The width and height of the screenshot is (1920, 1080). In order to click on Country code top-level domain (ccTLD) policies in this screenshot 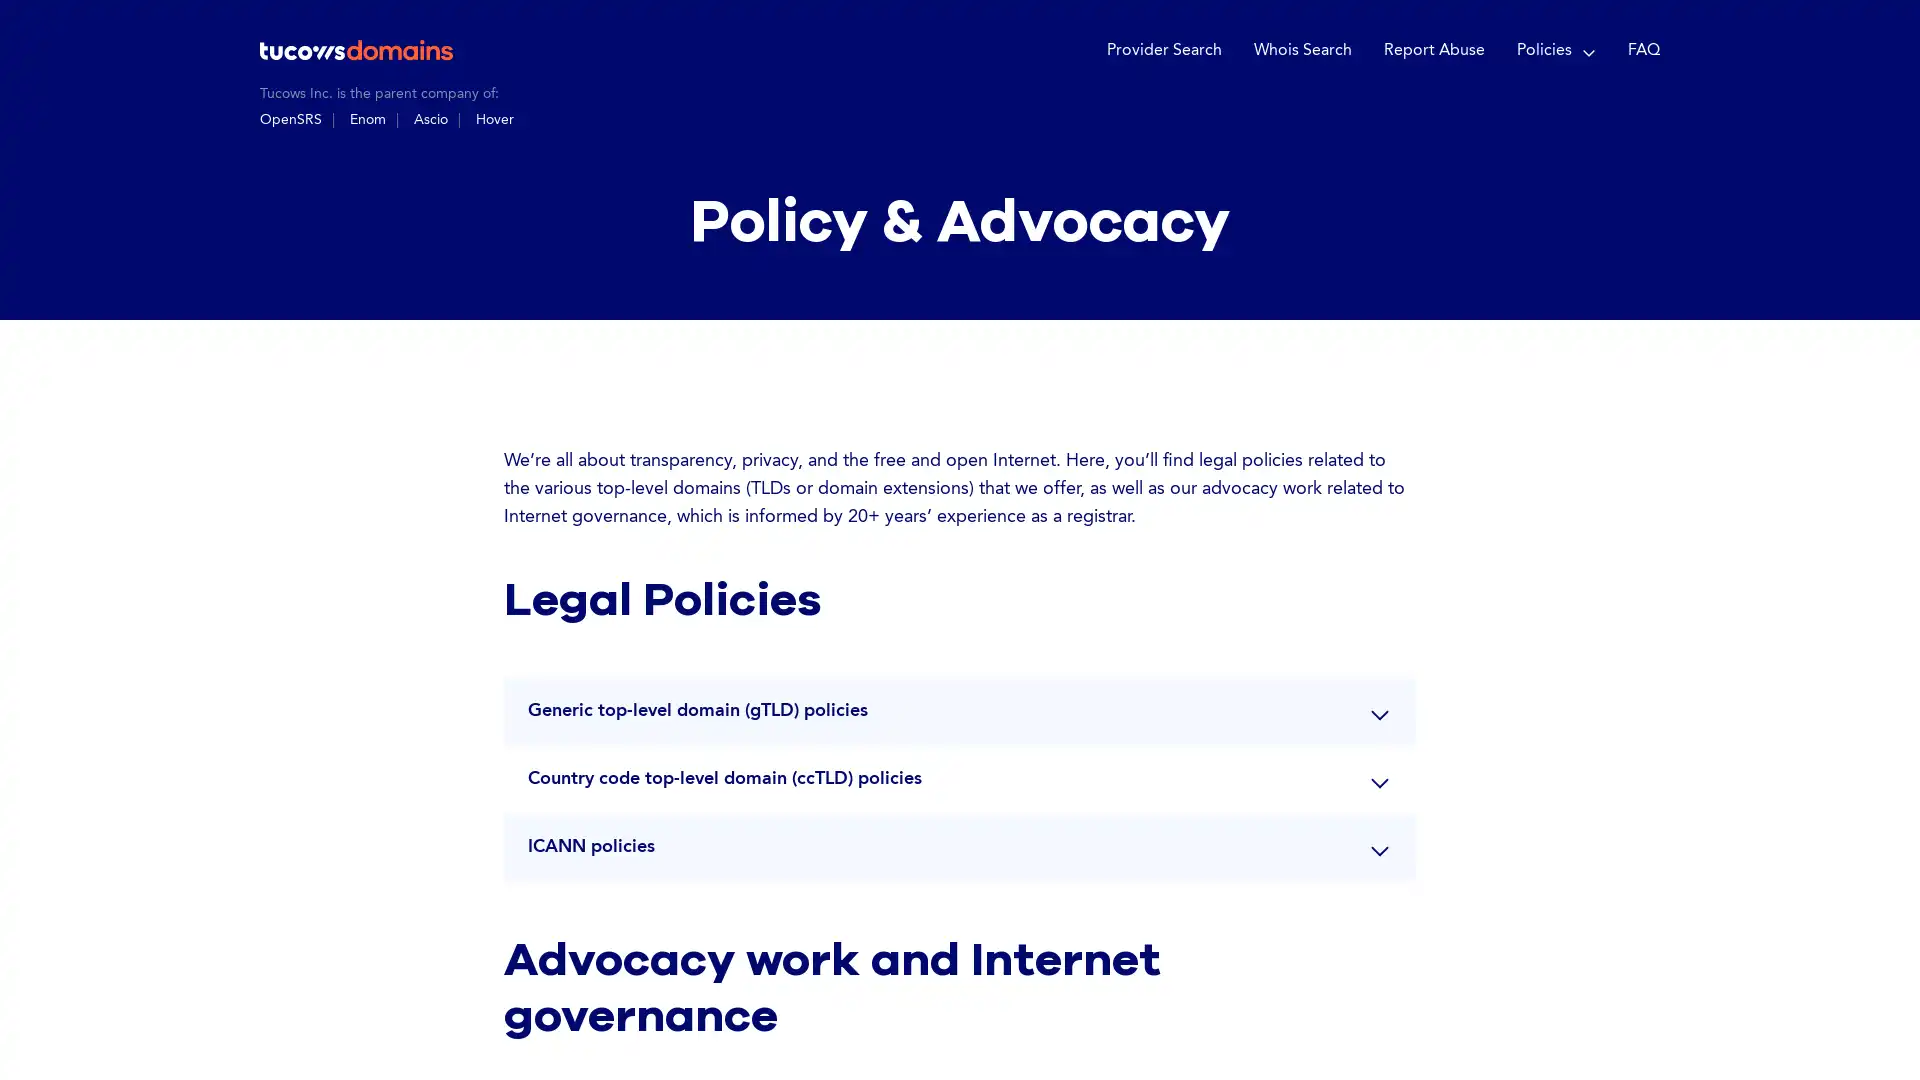, I will do `click(960, 777)`.